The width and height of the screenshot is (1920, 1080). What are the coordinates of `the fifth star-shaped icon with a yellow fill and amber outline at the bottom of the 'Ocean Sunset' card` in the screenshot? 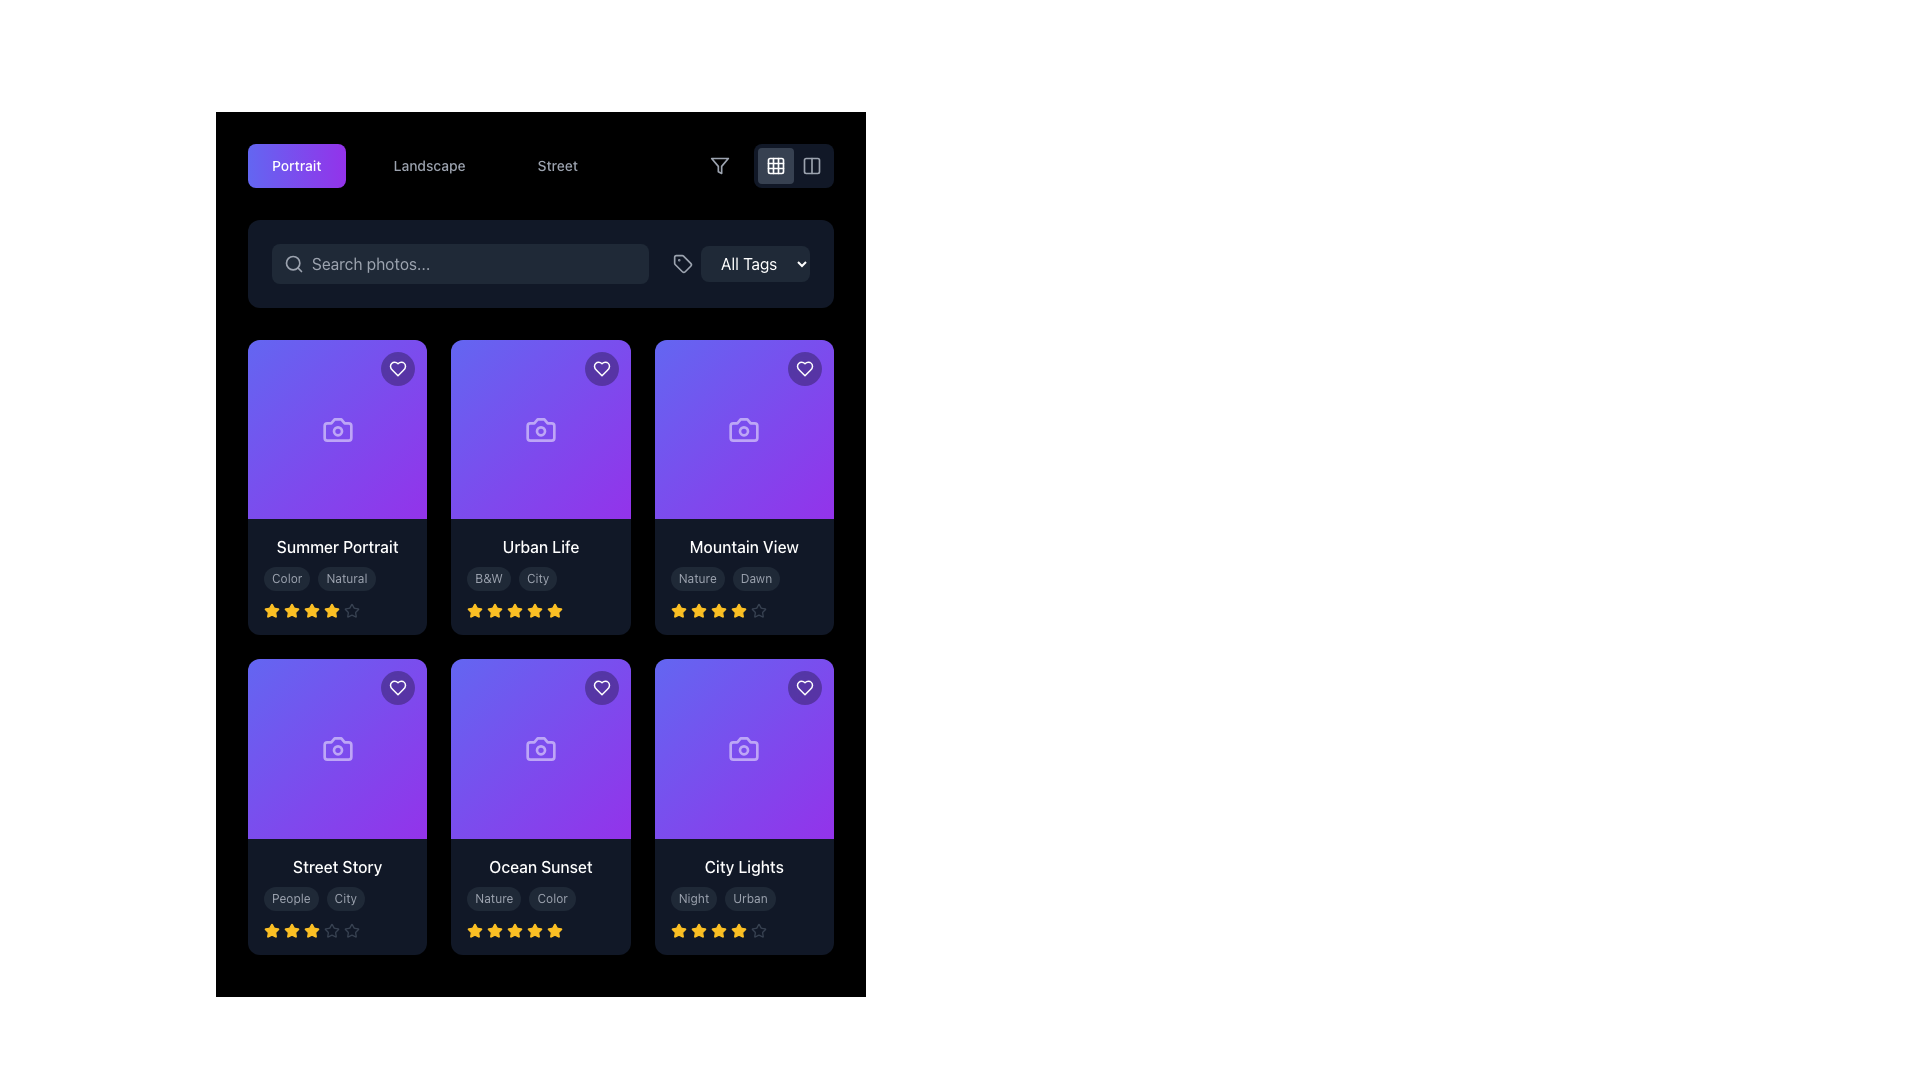 It's located at (555, 930).